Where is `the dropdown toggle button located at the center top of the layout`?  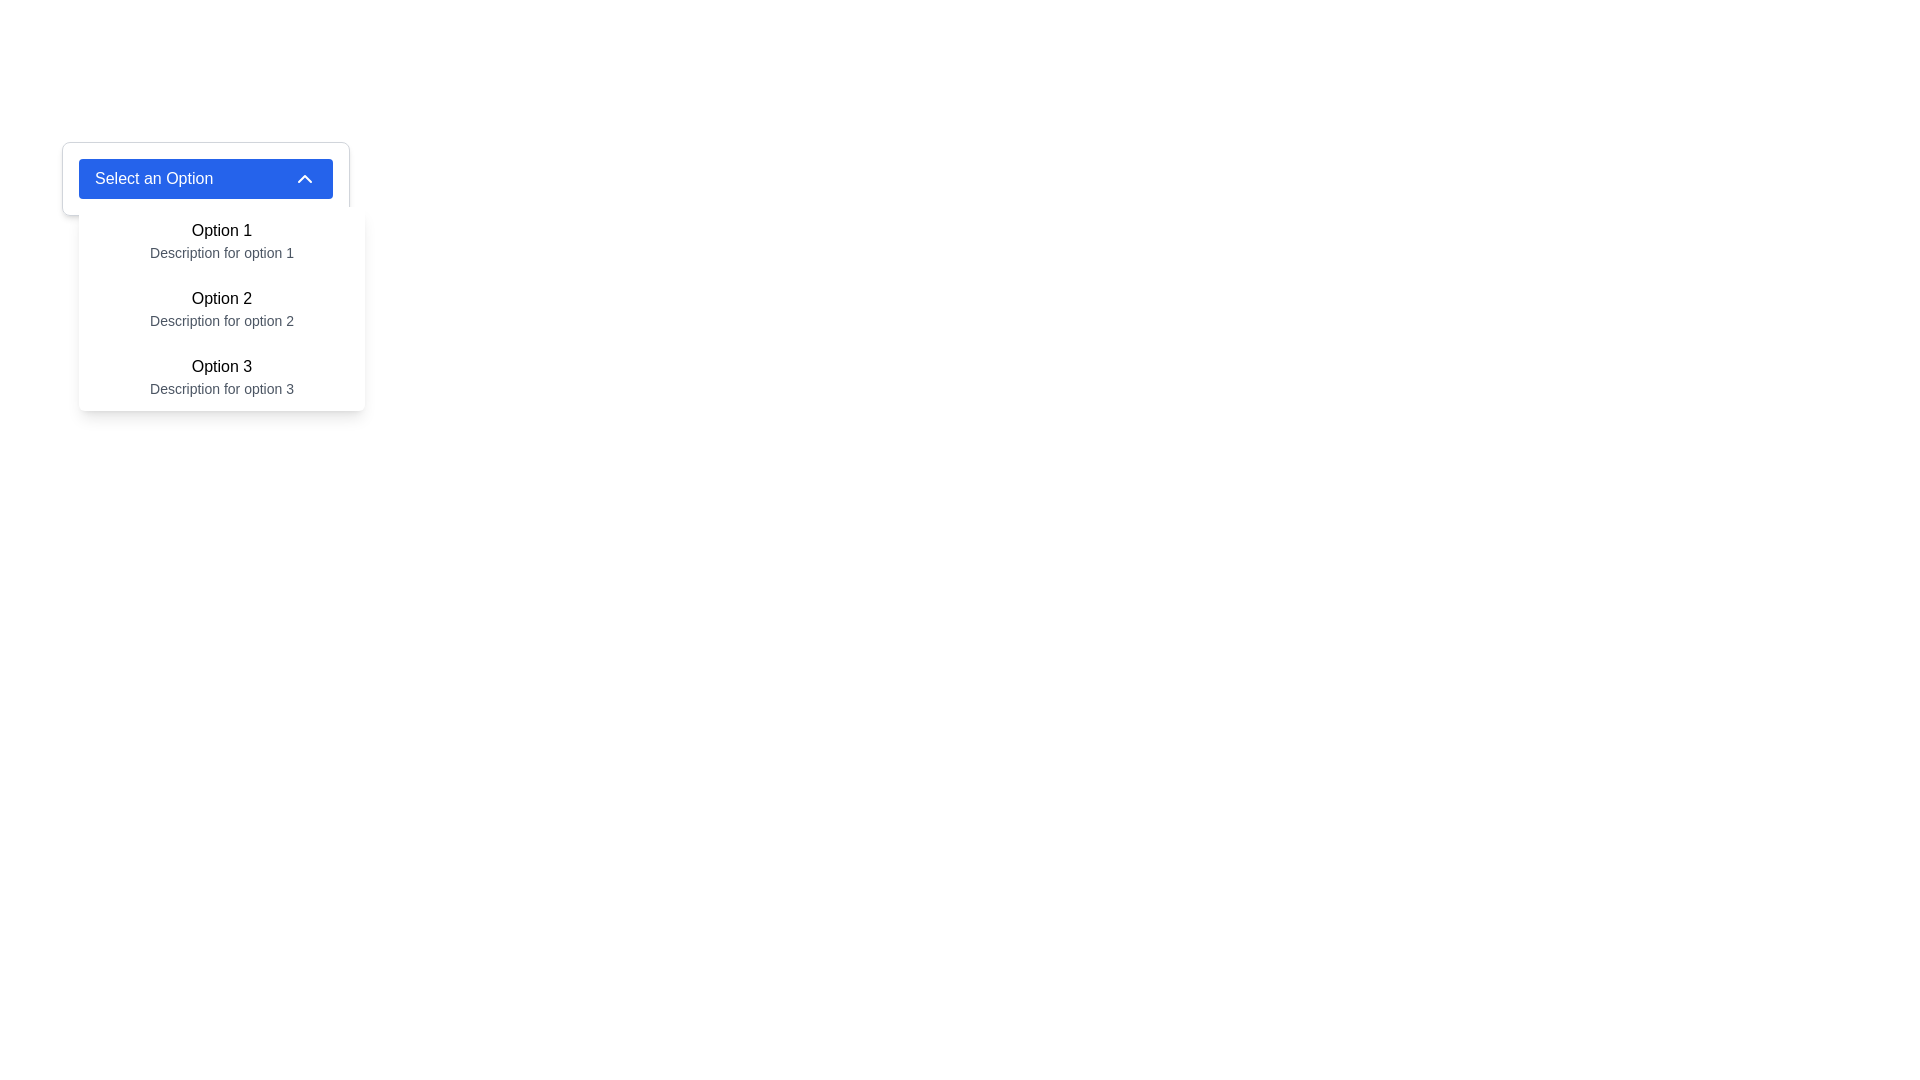 the dropdown toggle button located at the center top of the layout is located at coordinates (206, 177).